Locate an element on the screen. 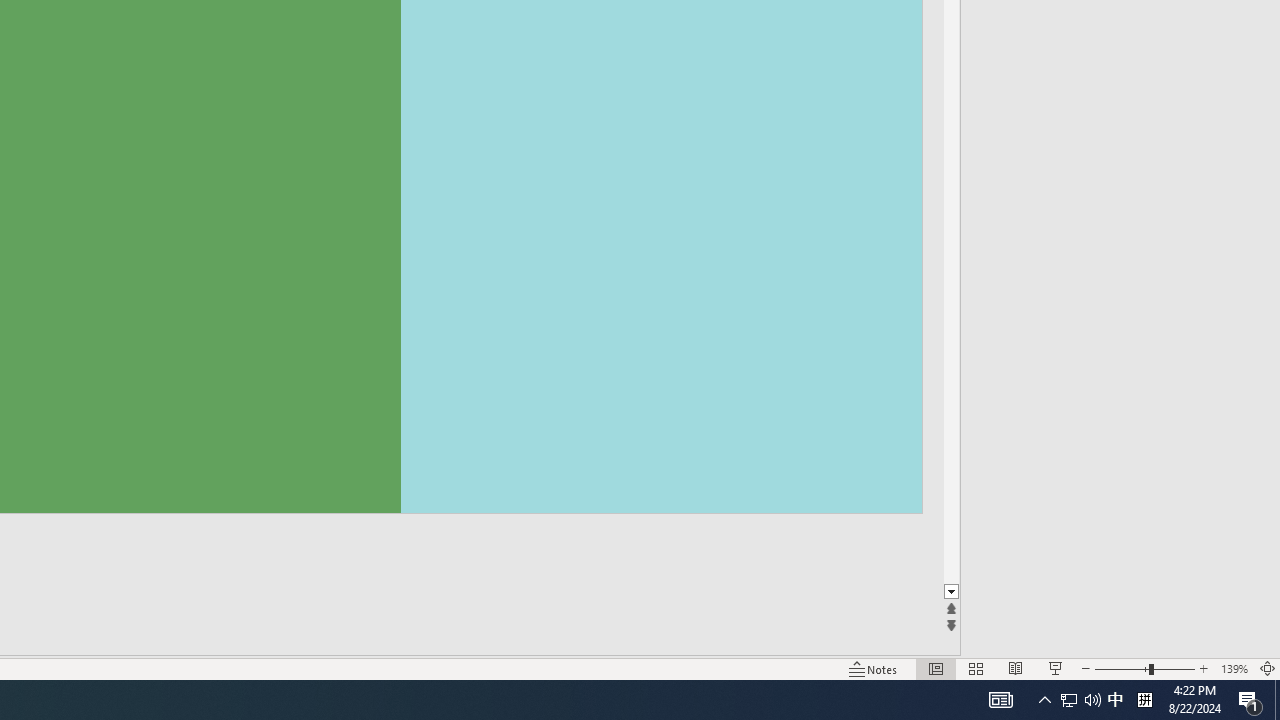 This screenshot has height=720, width=1280. 'Zoom 139%' is located at coordinates (1233, 669).